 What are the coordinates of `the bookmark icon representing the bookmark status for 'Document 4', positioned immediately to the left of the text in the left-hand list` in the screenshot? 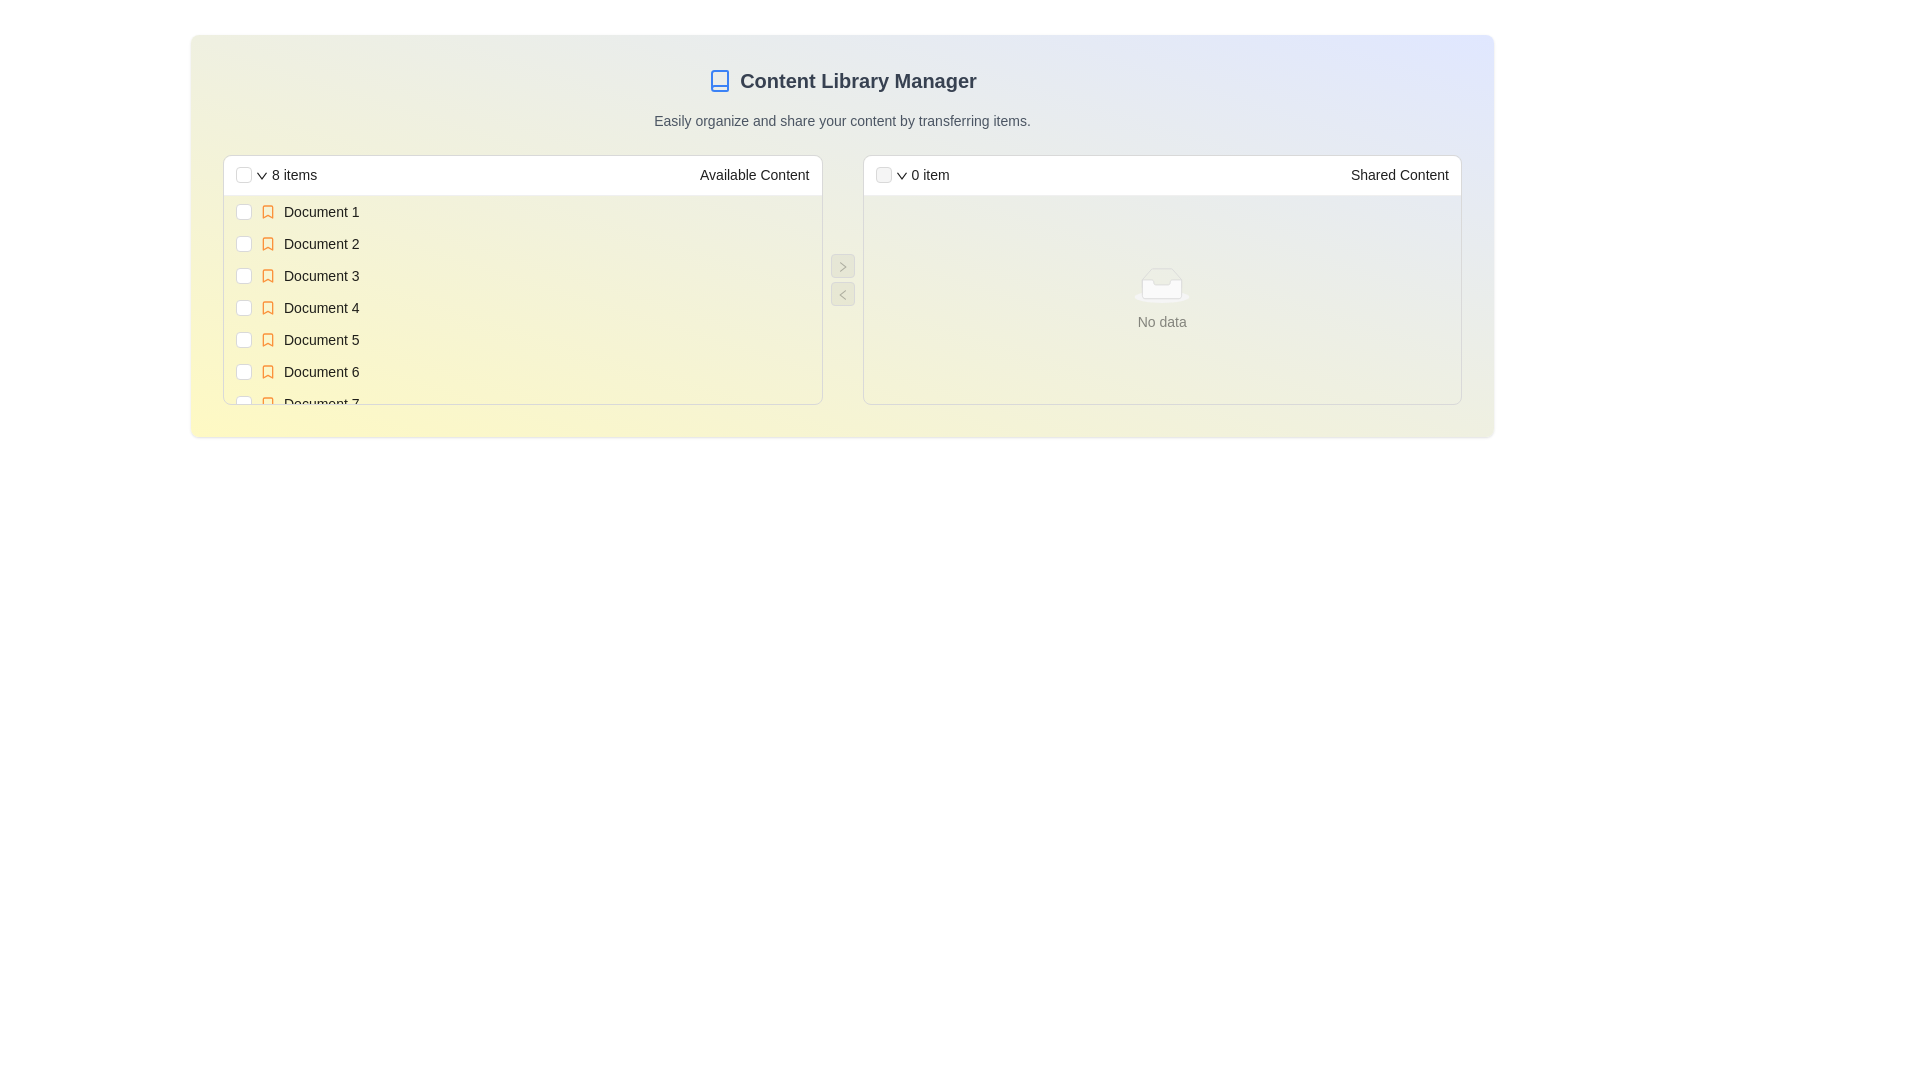 It's located at (267, 308).